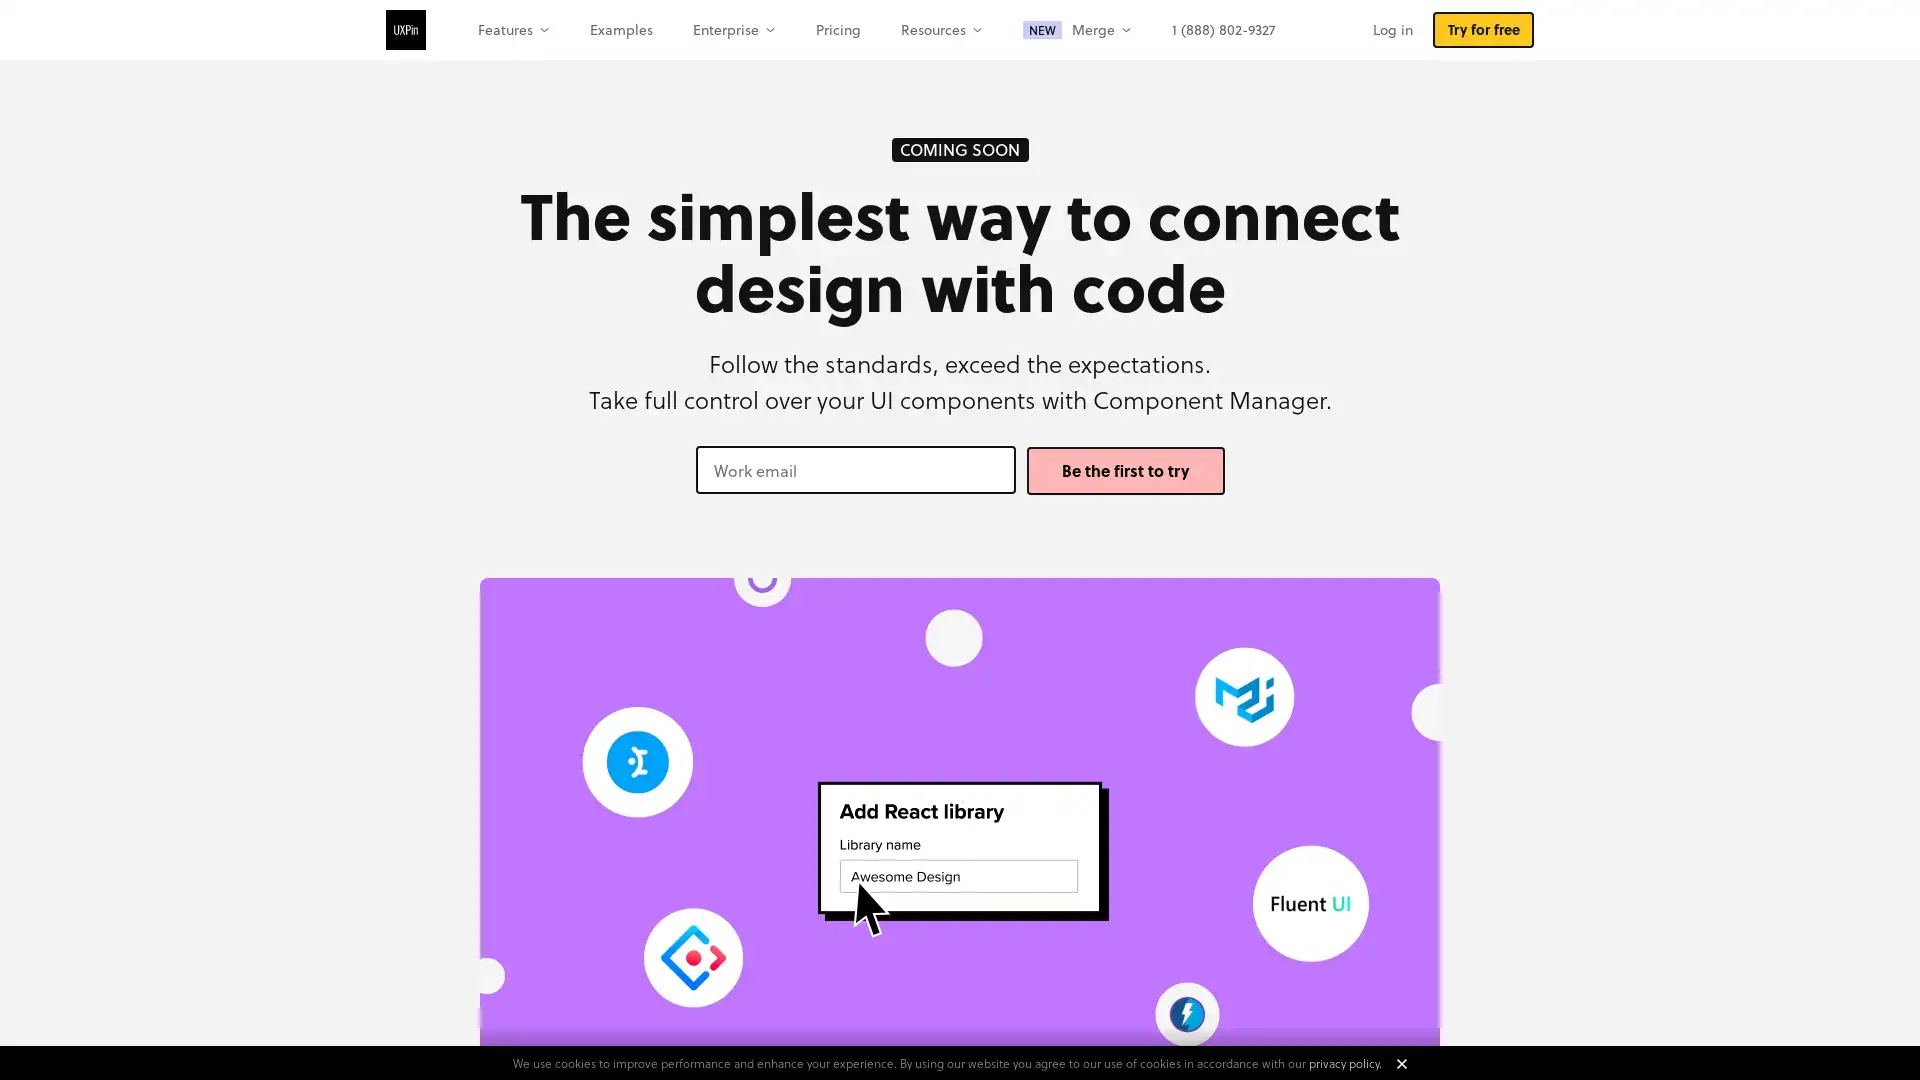 Image resolution: width=1920 pixels, height=1080 pixels. Describe the element at coordinates (1483, 30) in the screenshot. I see `Try for free` at that location.